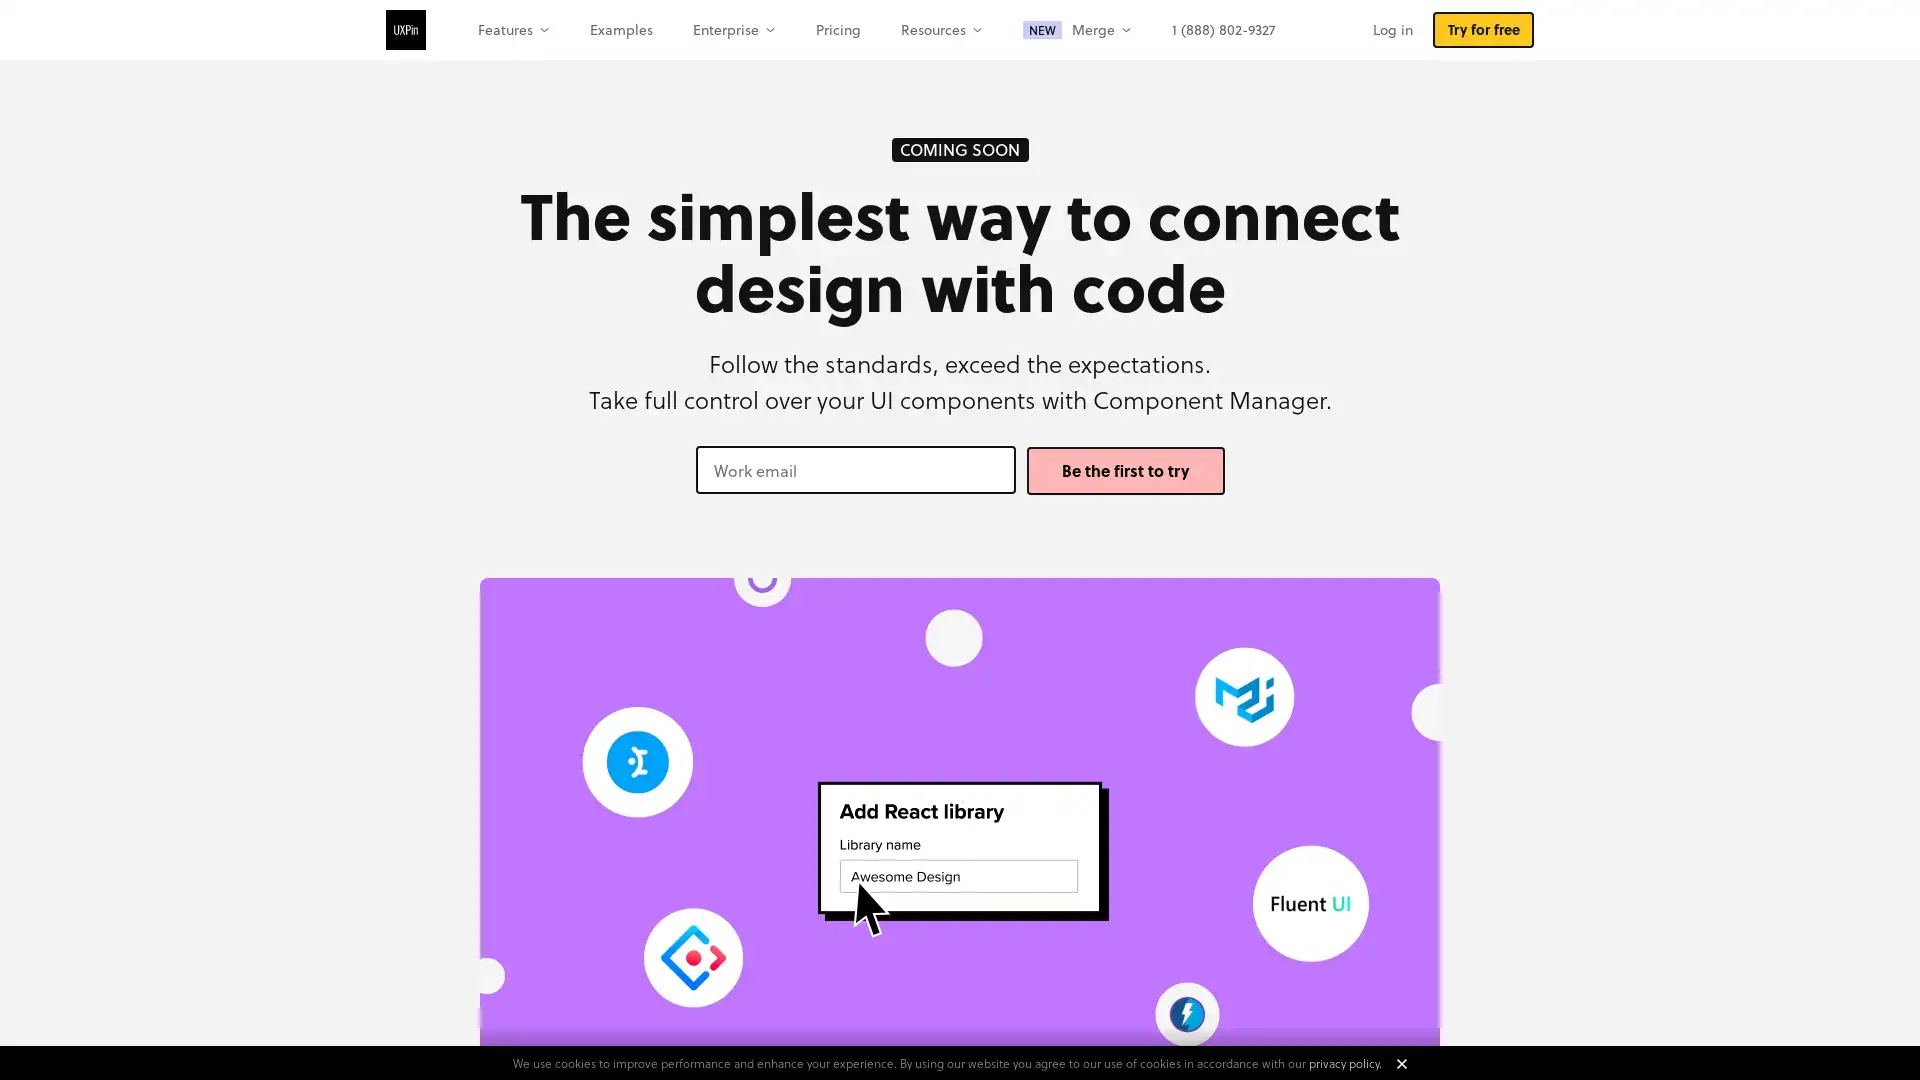 Image resolution: width=1920 pixels, height=1080 pixels. Describe the element at coordinates (1483, 30) in the screenshot. I see `Try for free` at that location.